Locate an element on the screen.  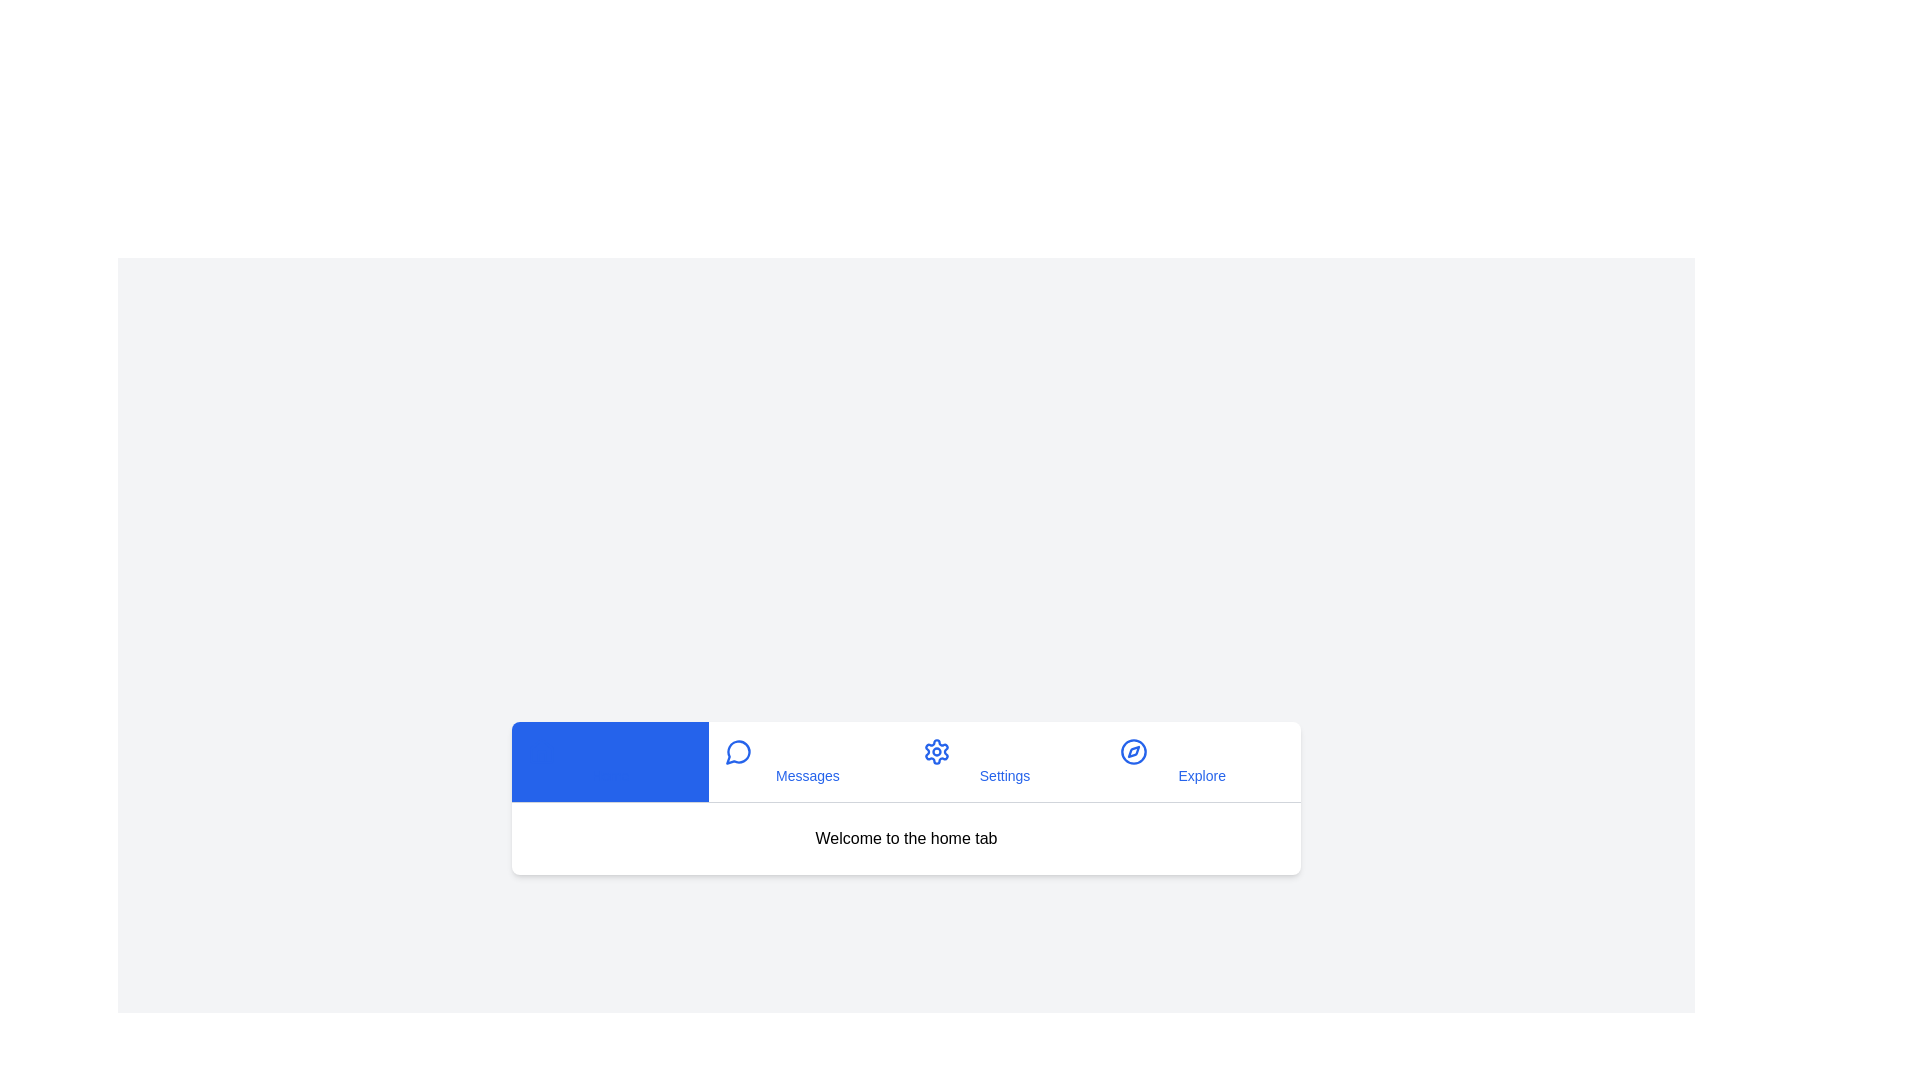
the tab button labeled 'Home' to see its hover effect is located at coordinates (609, 761).